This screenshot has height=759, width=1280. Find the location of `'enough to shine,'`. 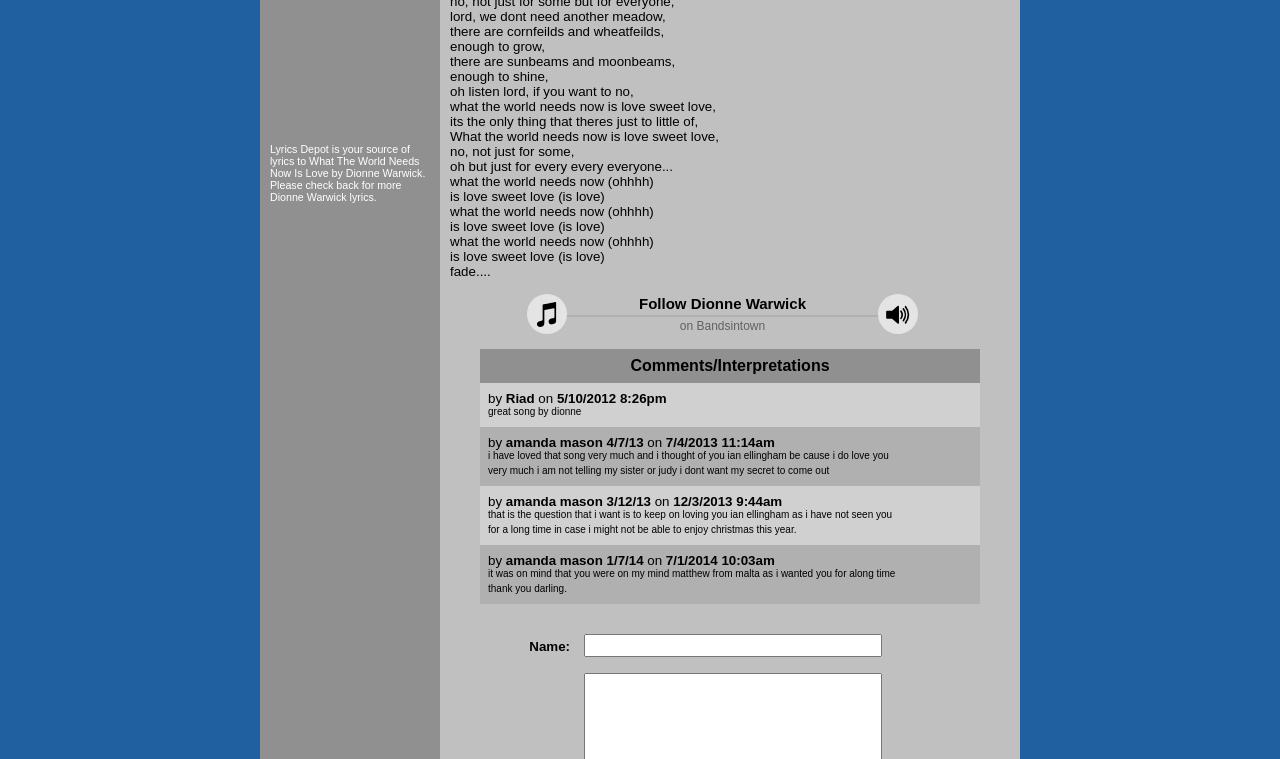

'enough to shine,' is located at coordinates (498, 75).